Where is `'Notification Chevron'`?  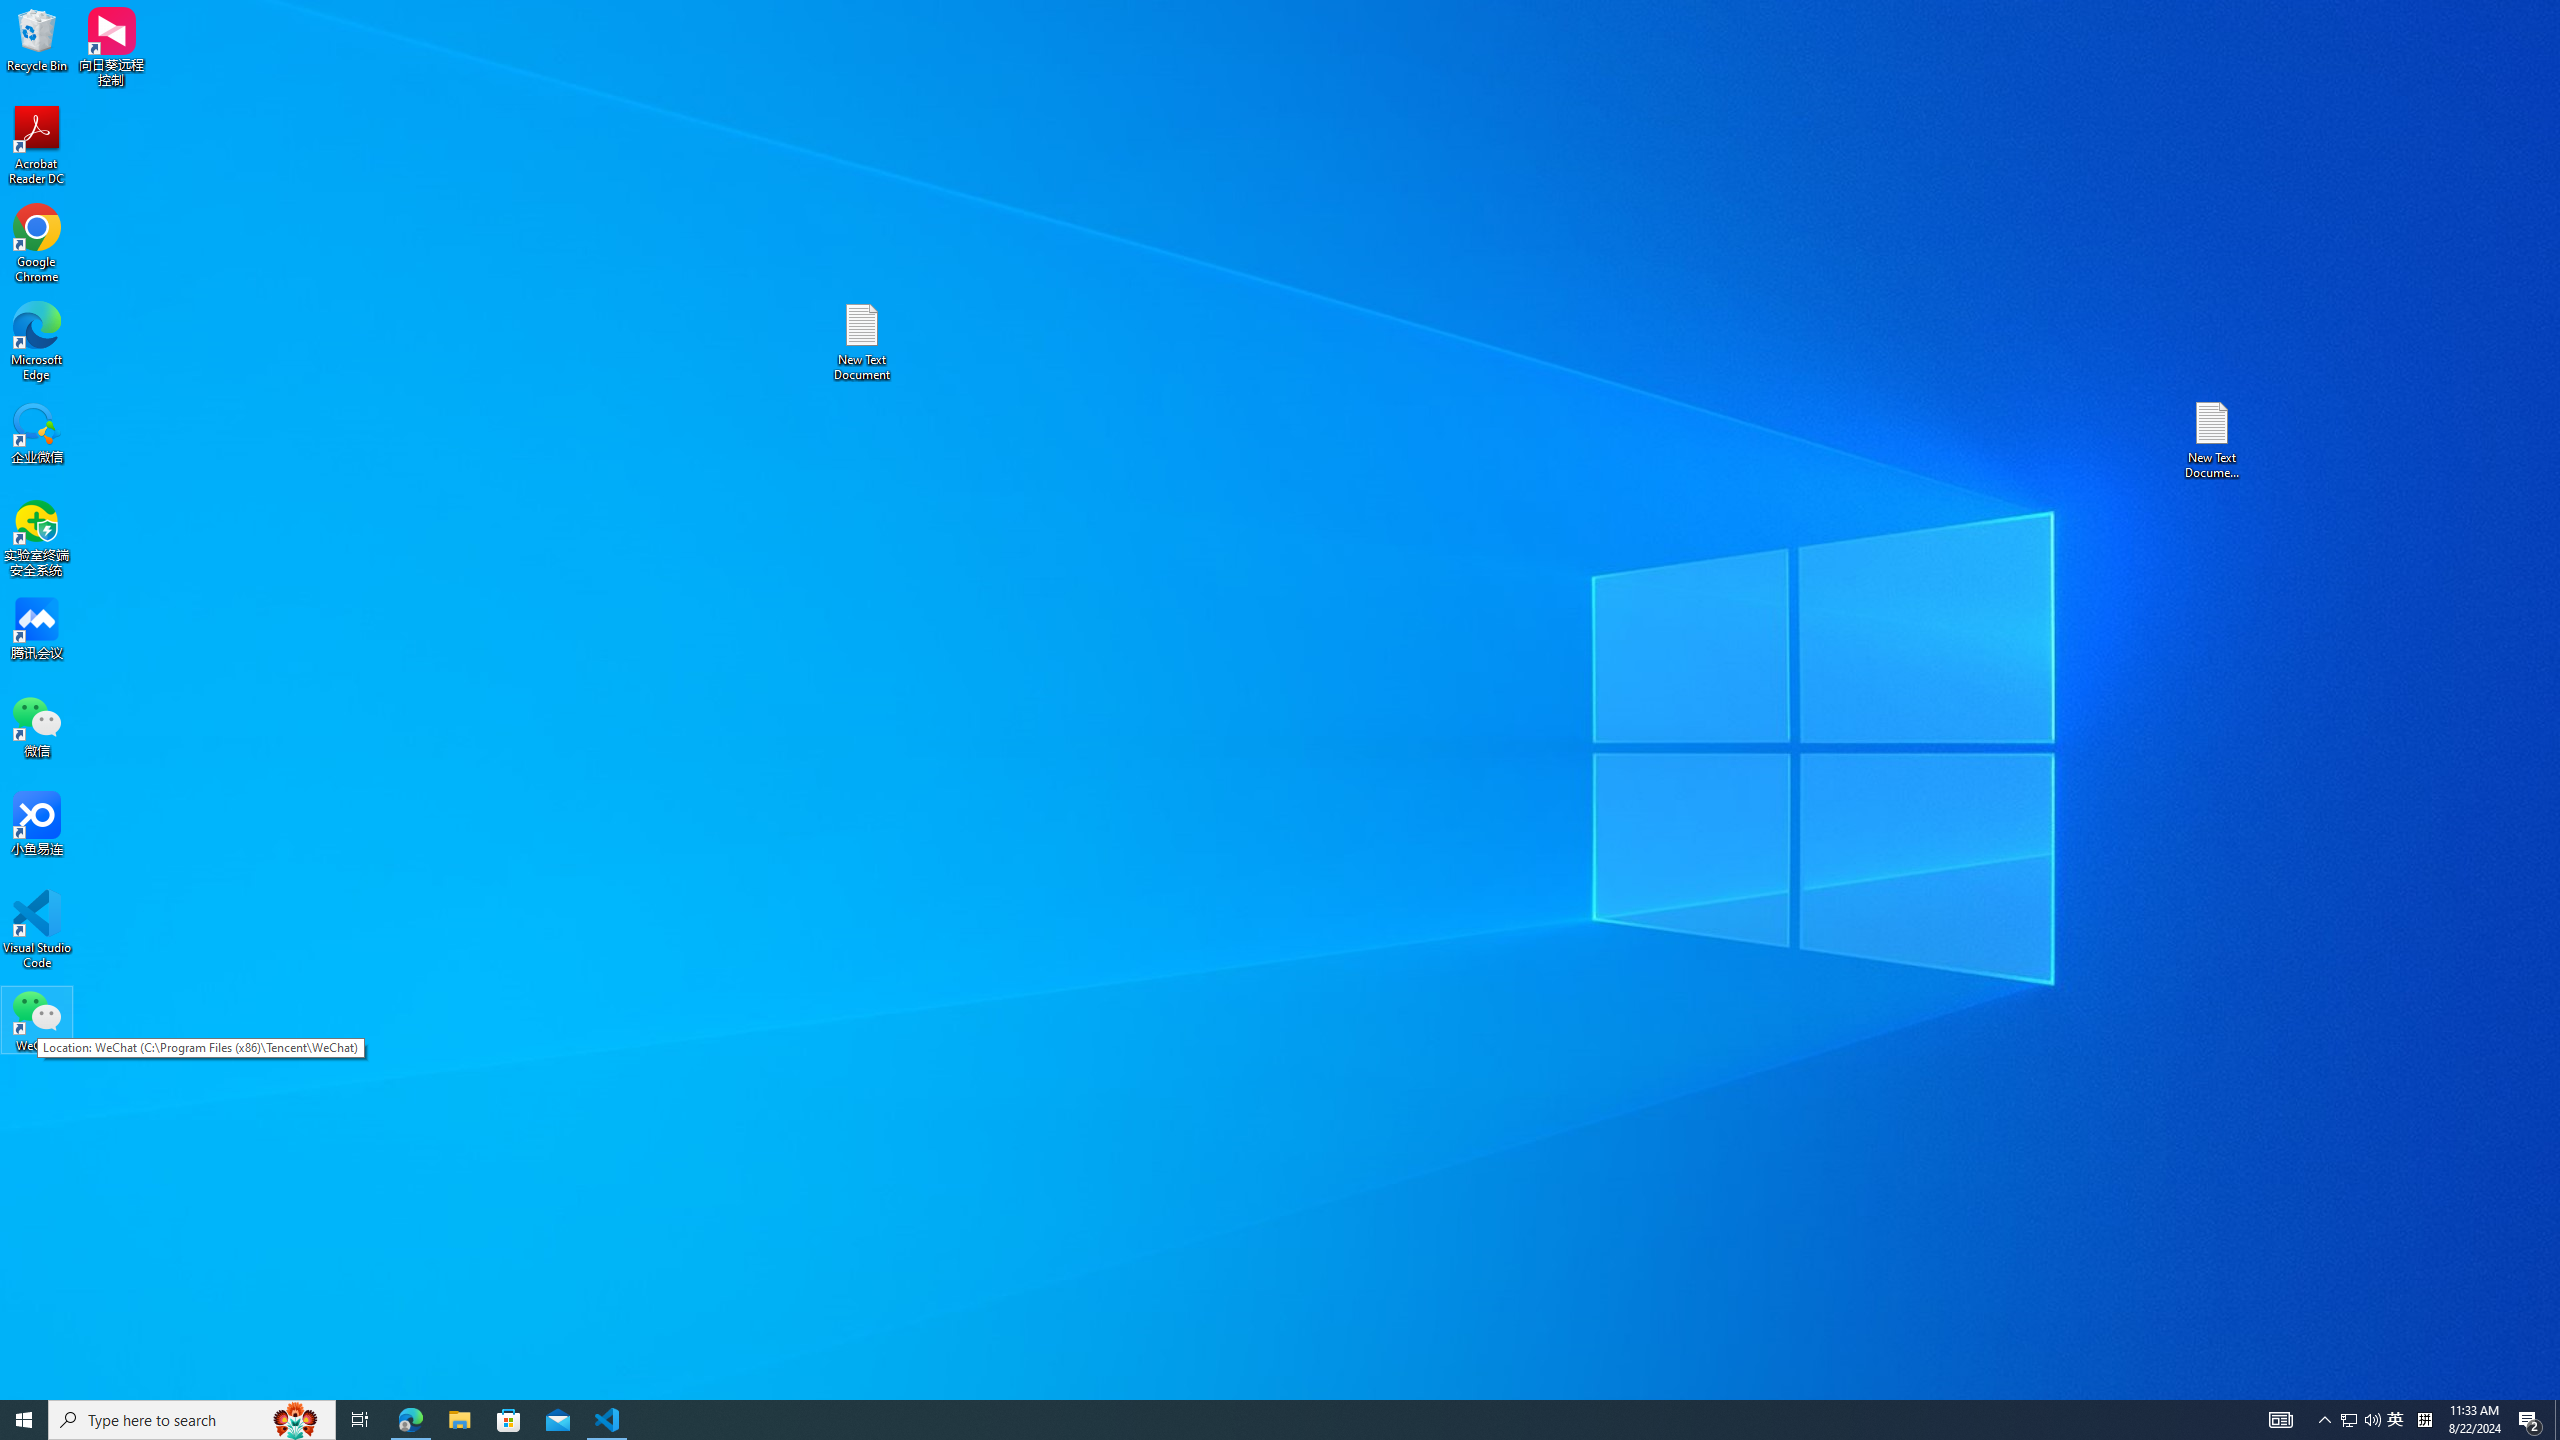 'Notification Chevron' is located at coordinates (2348, 1418).